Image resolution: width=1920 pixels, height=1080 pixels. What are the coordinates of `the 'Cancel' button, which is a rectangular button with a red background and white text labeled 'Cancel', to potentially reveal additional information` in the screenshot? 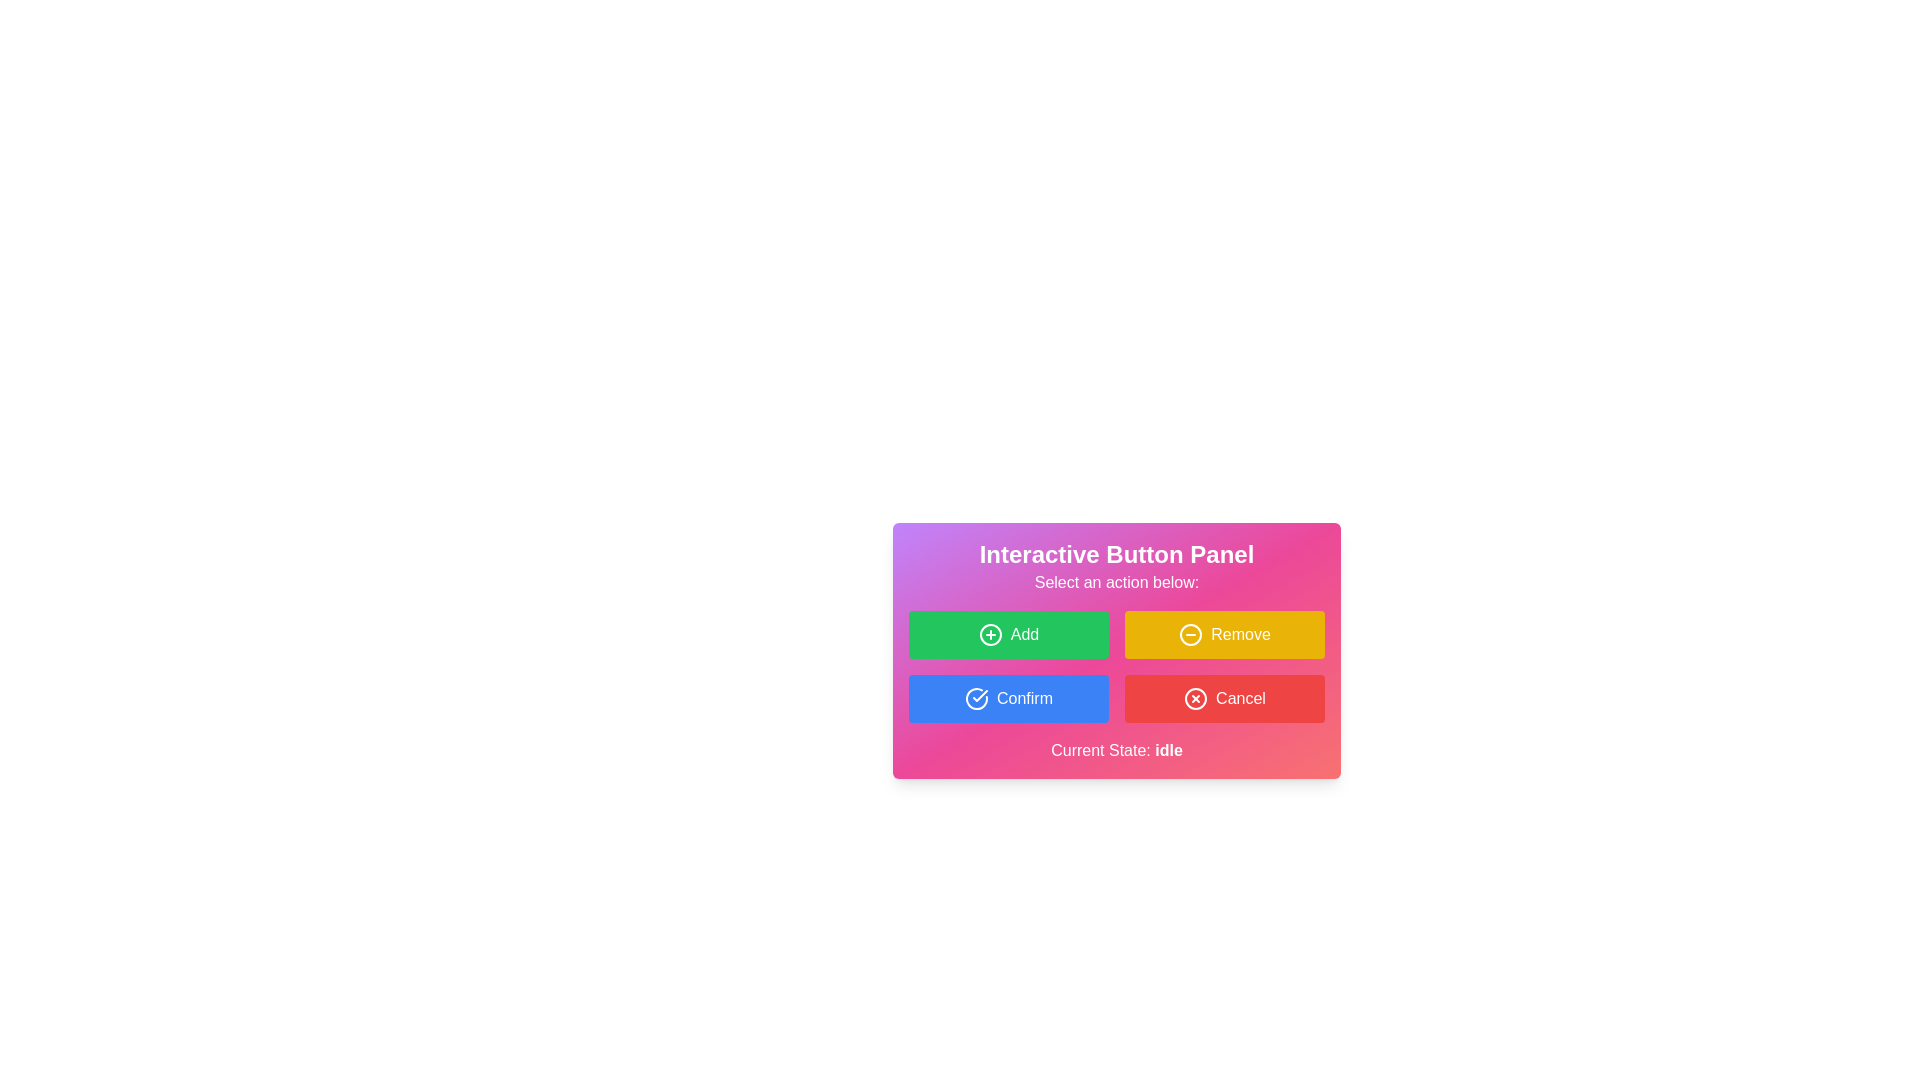 It's located at (1223, 697).